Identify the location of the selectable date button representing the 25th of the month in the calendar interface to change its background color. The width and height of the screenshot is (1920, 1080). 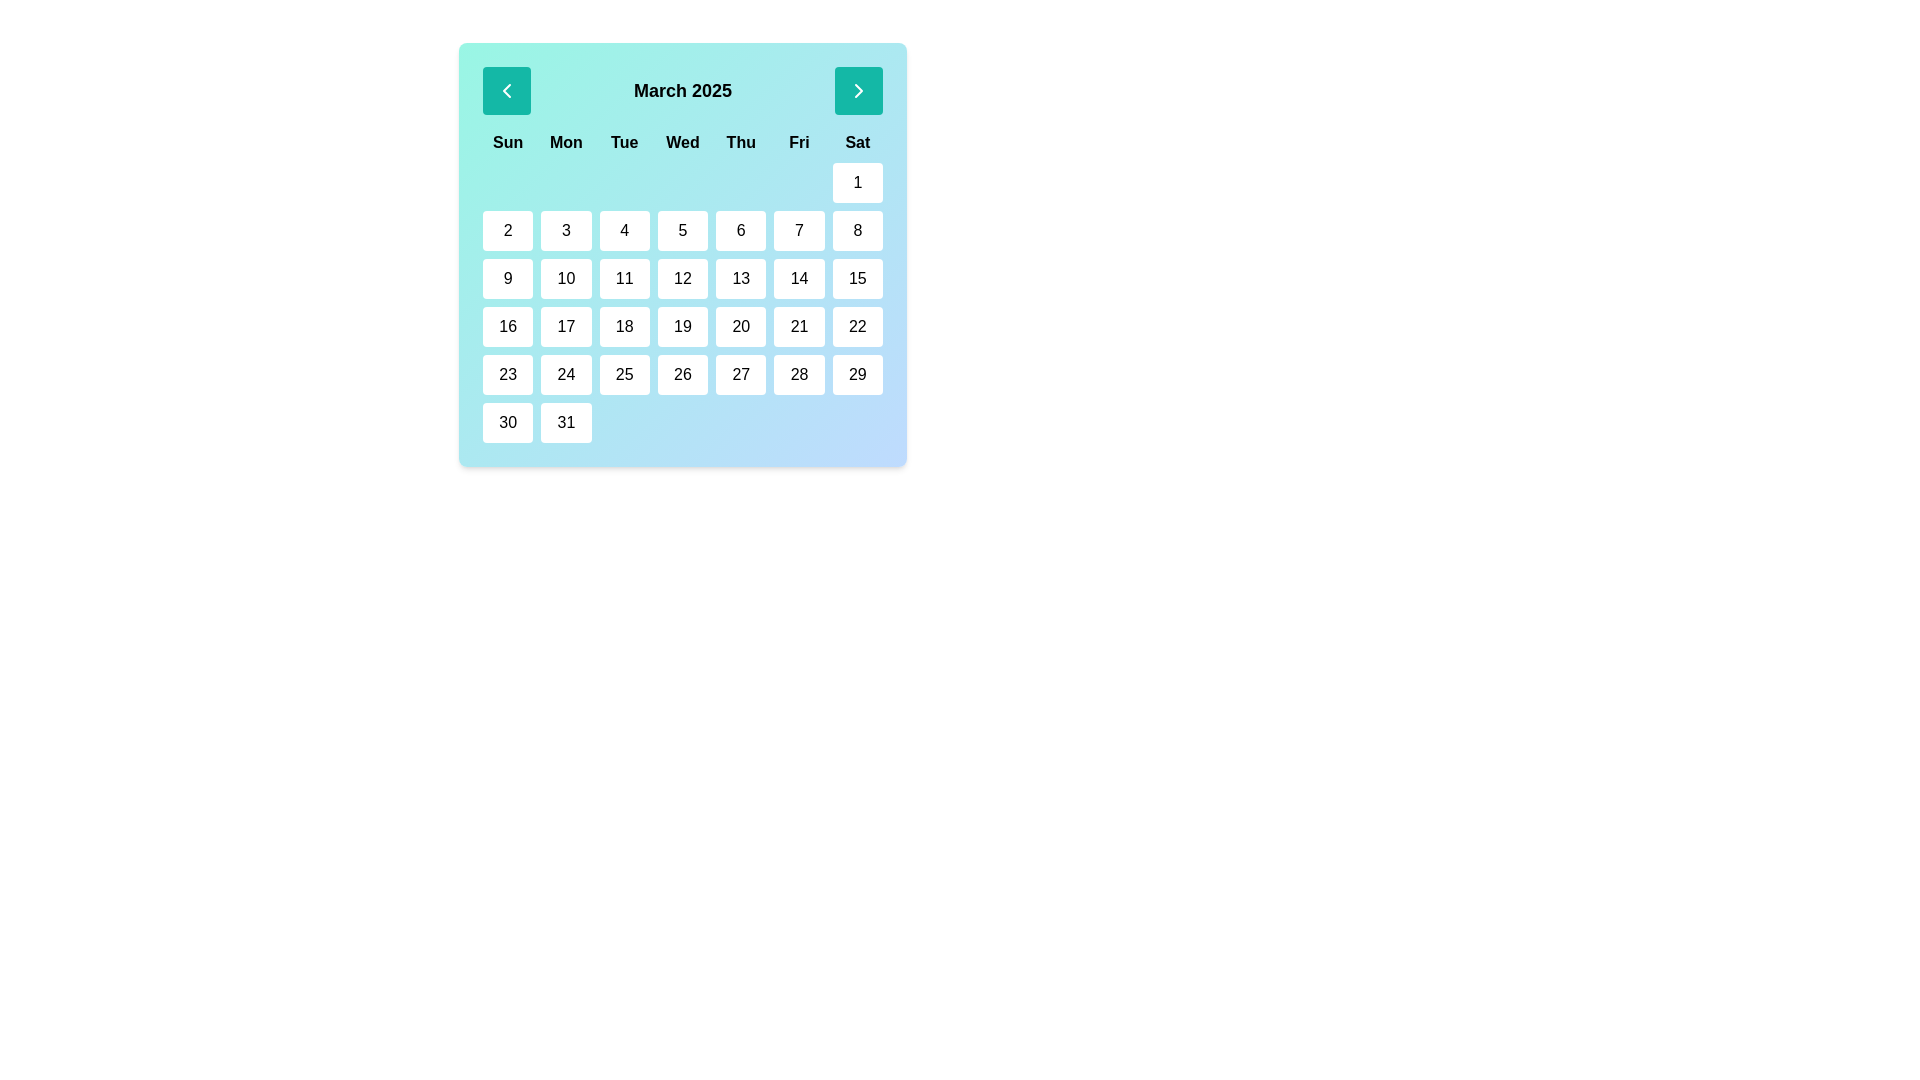
(623, 374).